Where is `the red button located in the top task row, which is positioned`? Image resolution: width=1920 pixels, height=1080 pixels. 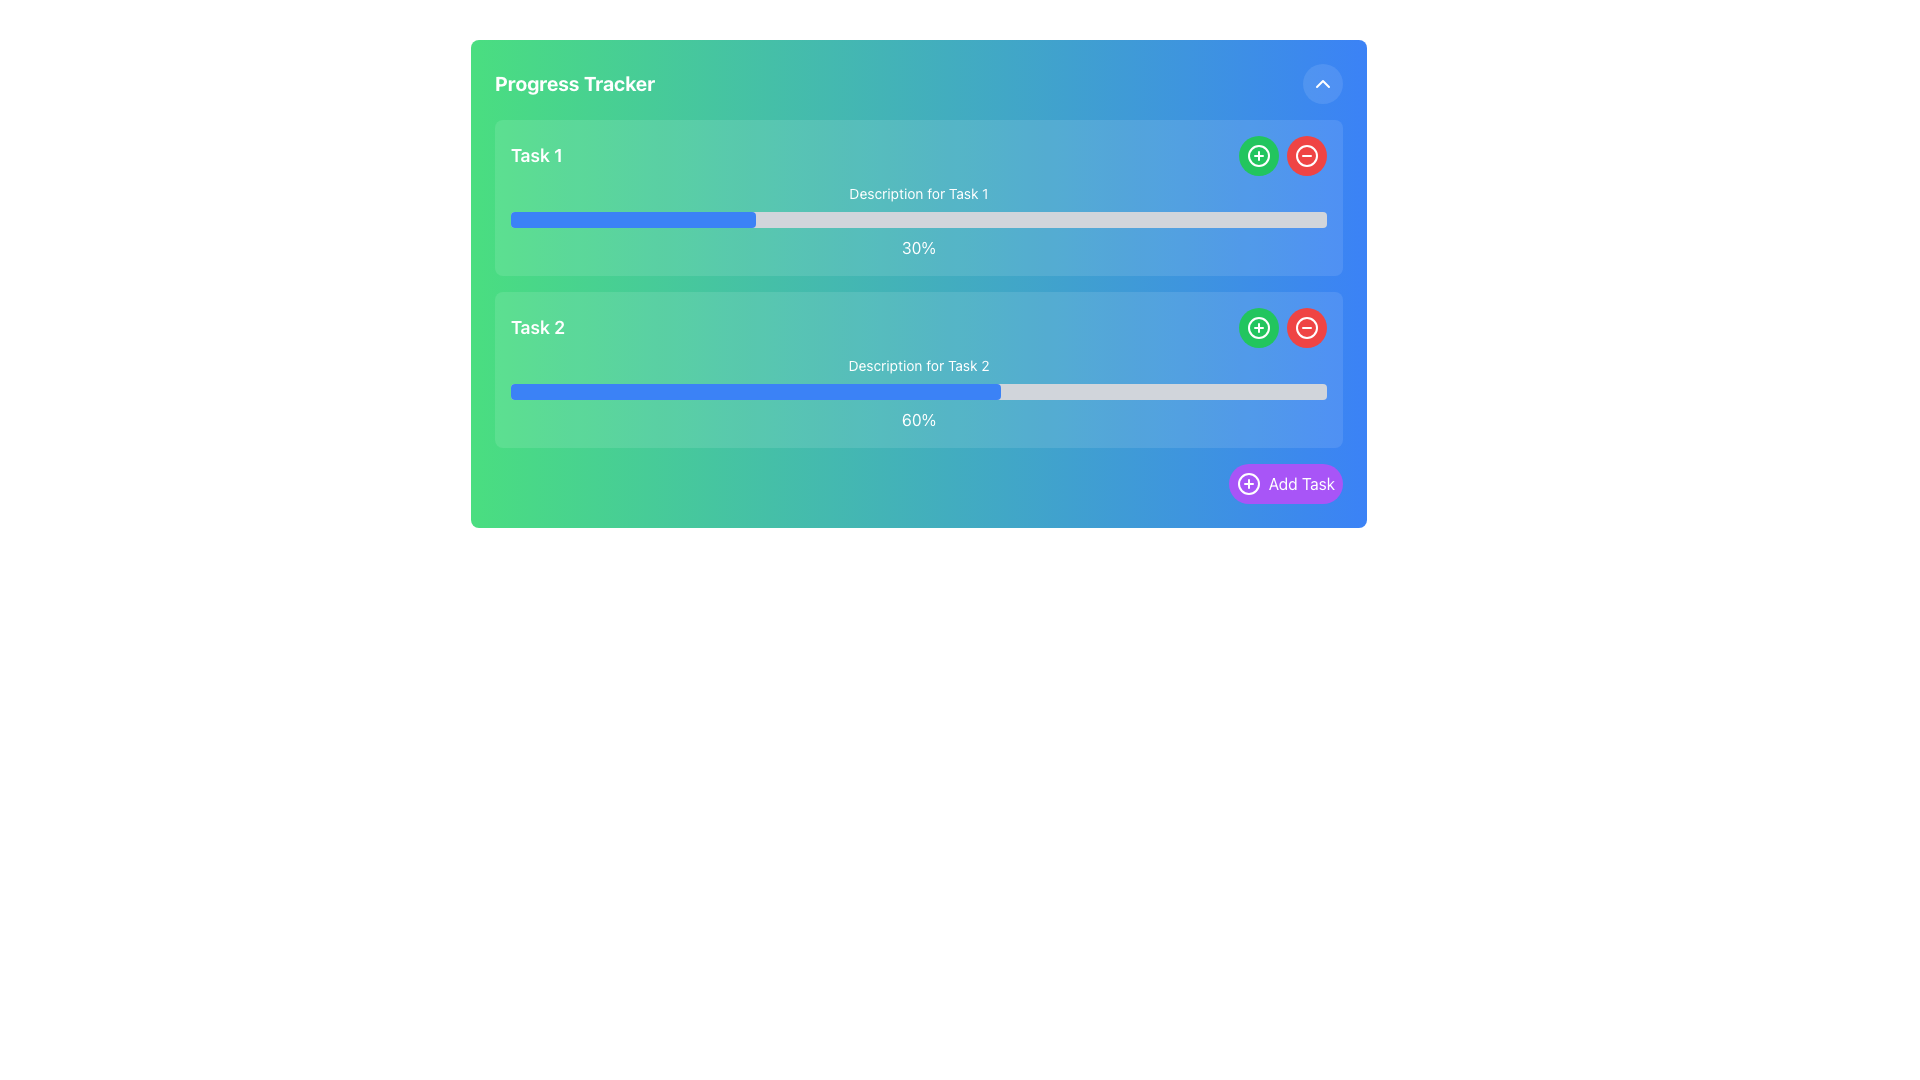 the red button located in the top task row, which is positioned is located at coordinates (1306, 154).